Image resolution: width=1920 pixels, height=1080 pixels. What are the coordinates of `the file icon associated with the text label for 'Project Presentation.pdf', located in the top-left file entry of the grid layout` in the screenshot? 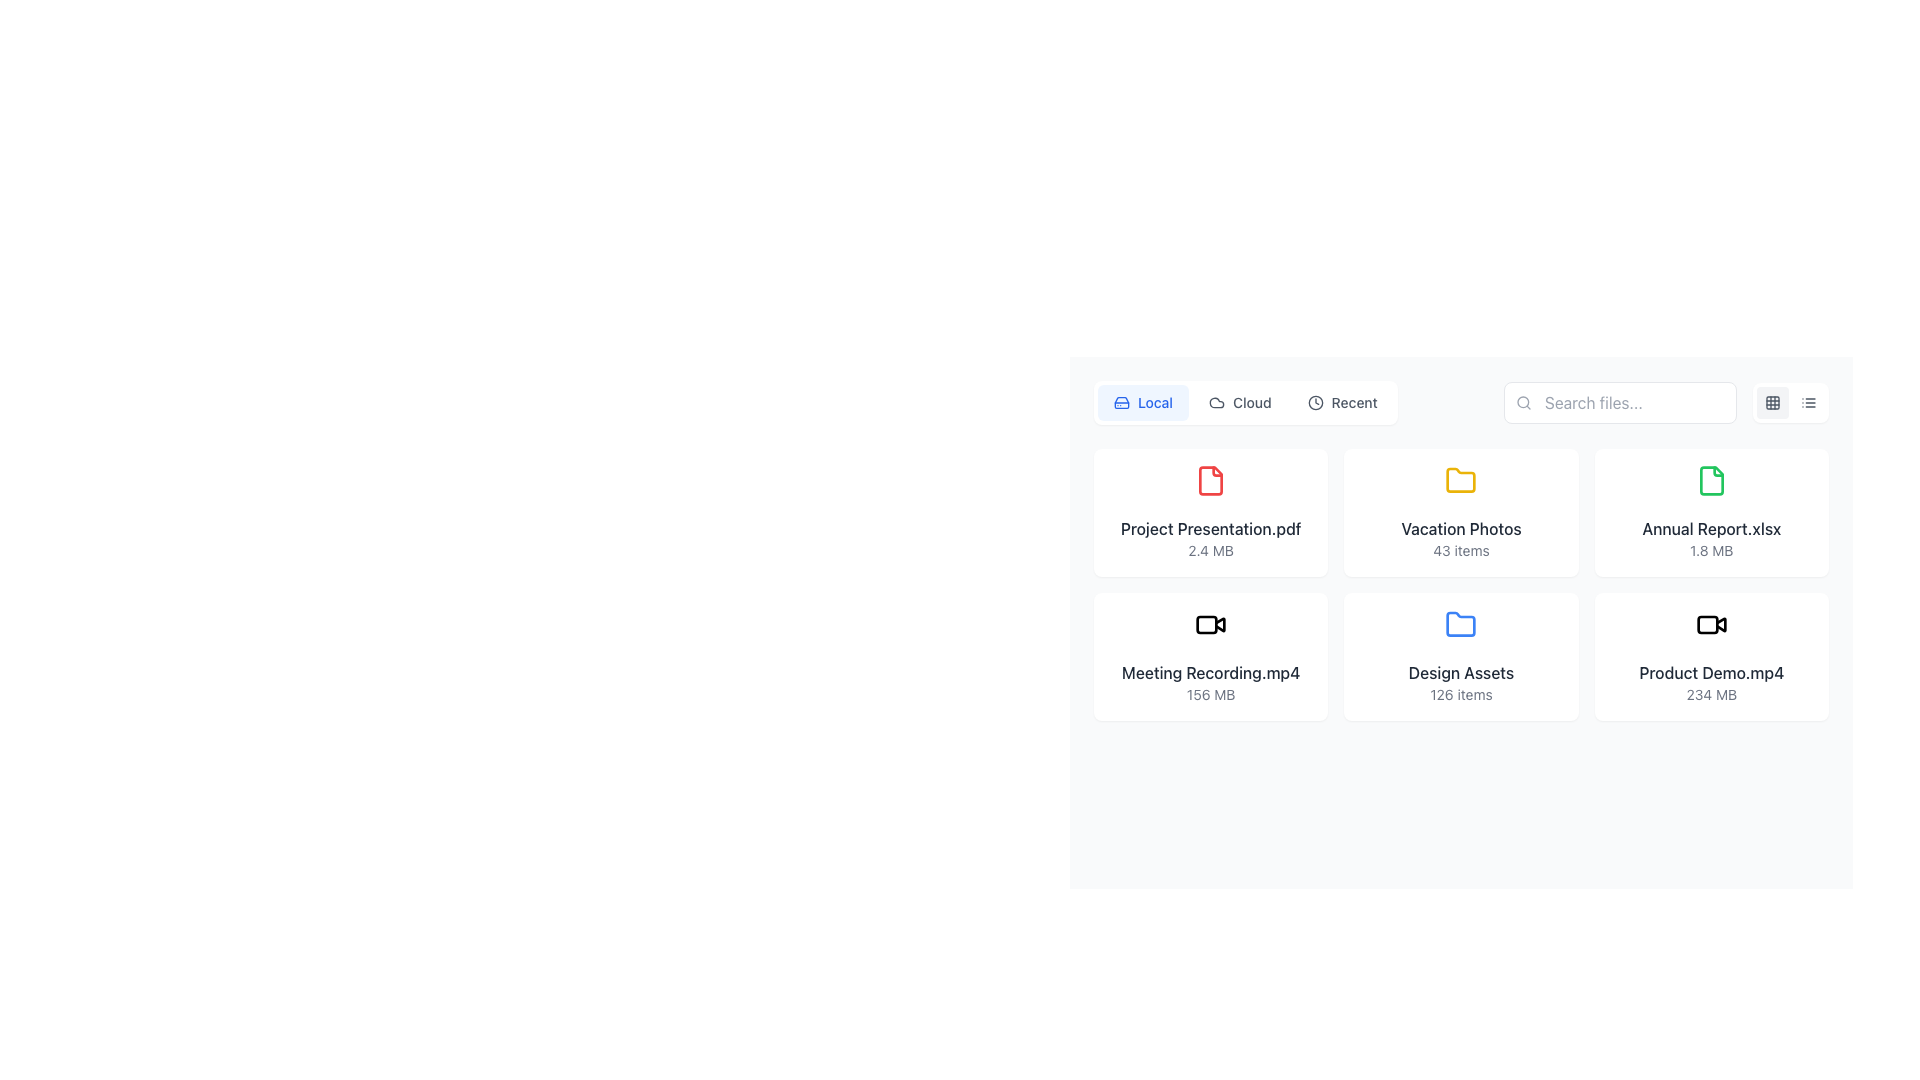 It's located at (1210, 527).